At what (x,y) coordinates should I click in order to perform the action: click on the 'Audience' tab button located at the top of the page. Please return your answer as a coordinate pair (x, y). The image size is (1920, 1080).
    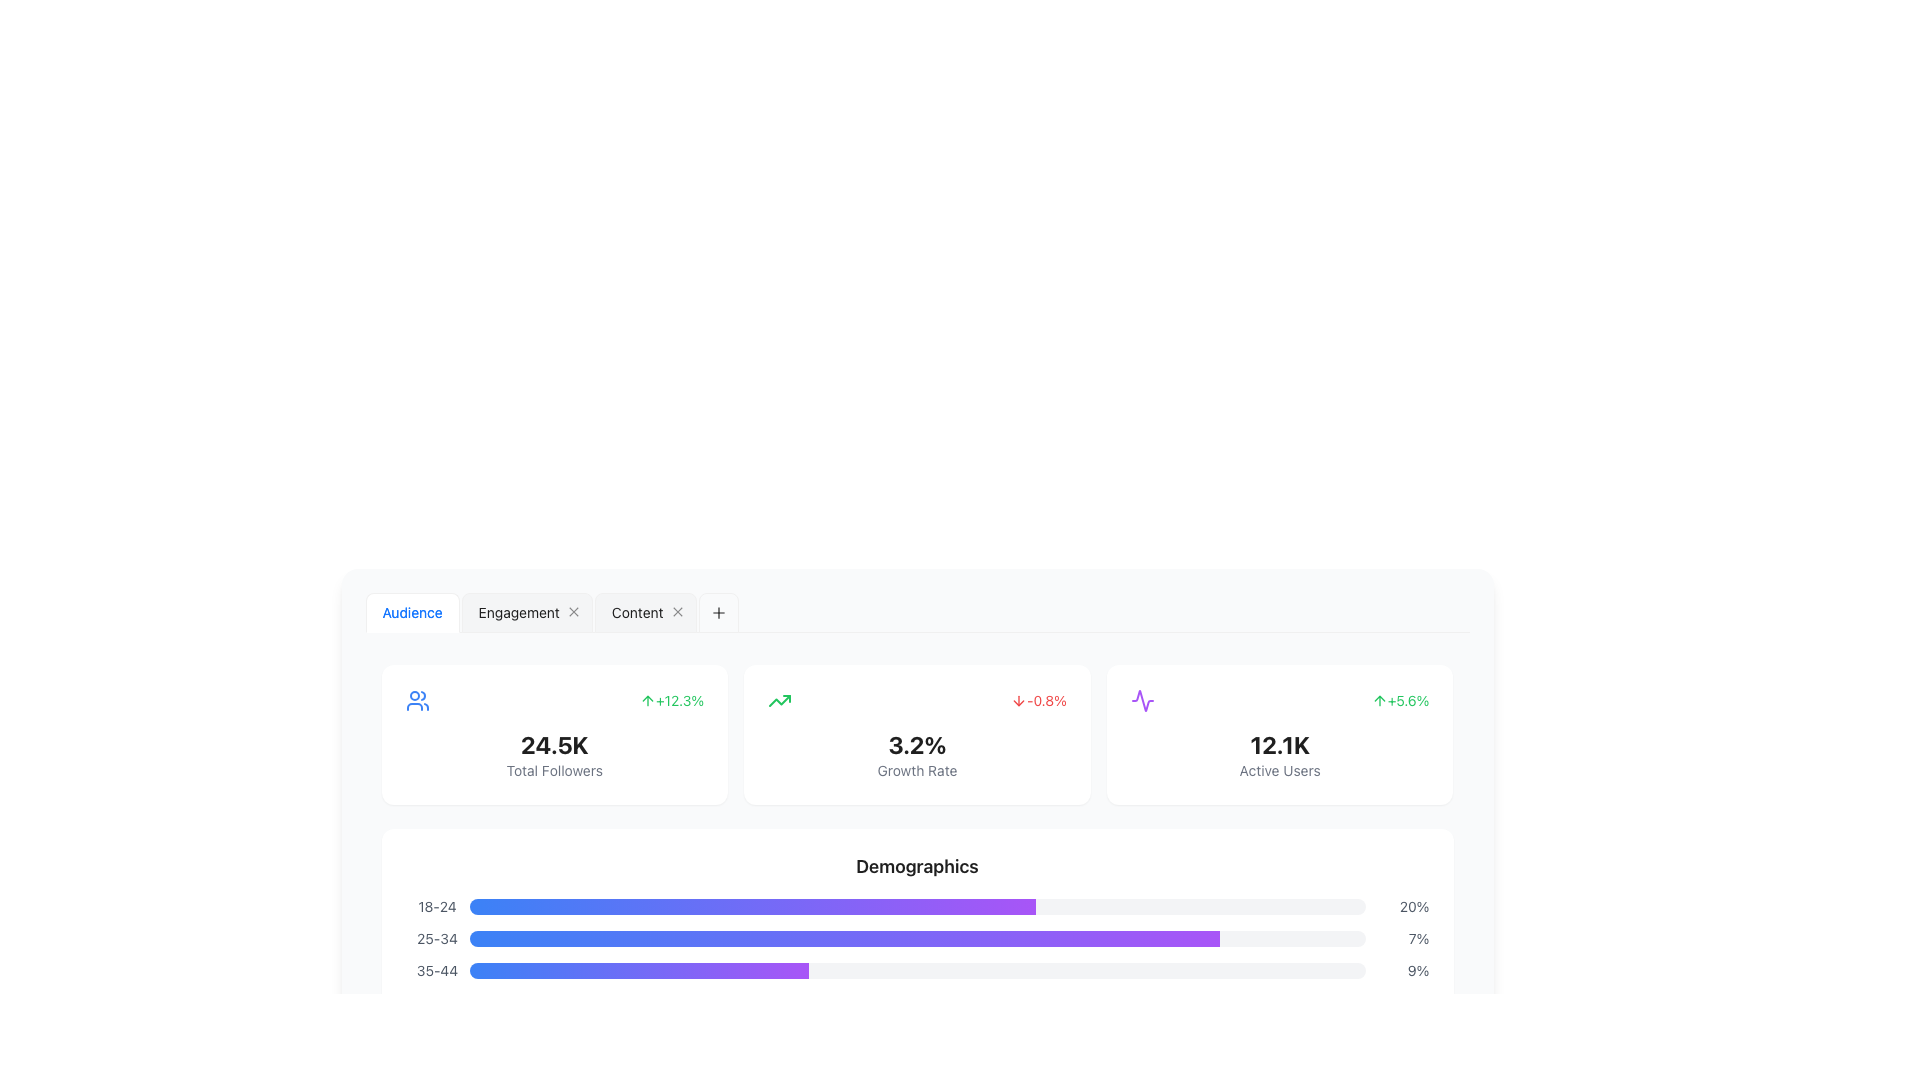
    Looking at the image, I should click on (411, 612).